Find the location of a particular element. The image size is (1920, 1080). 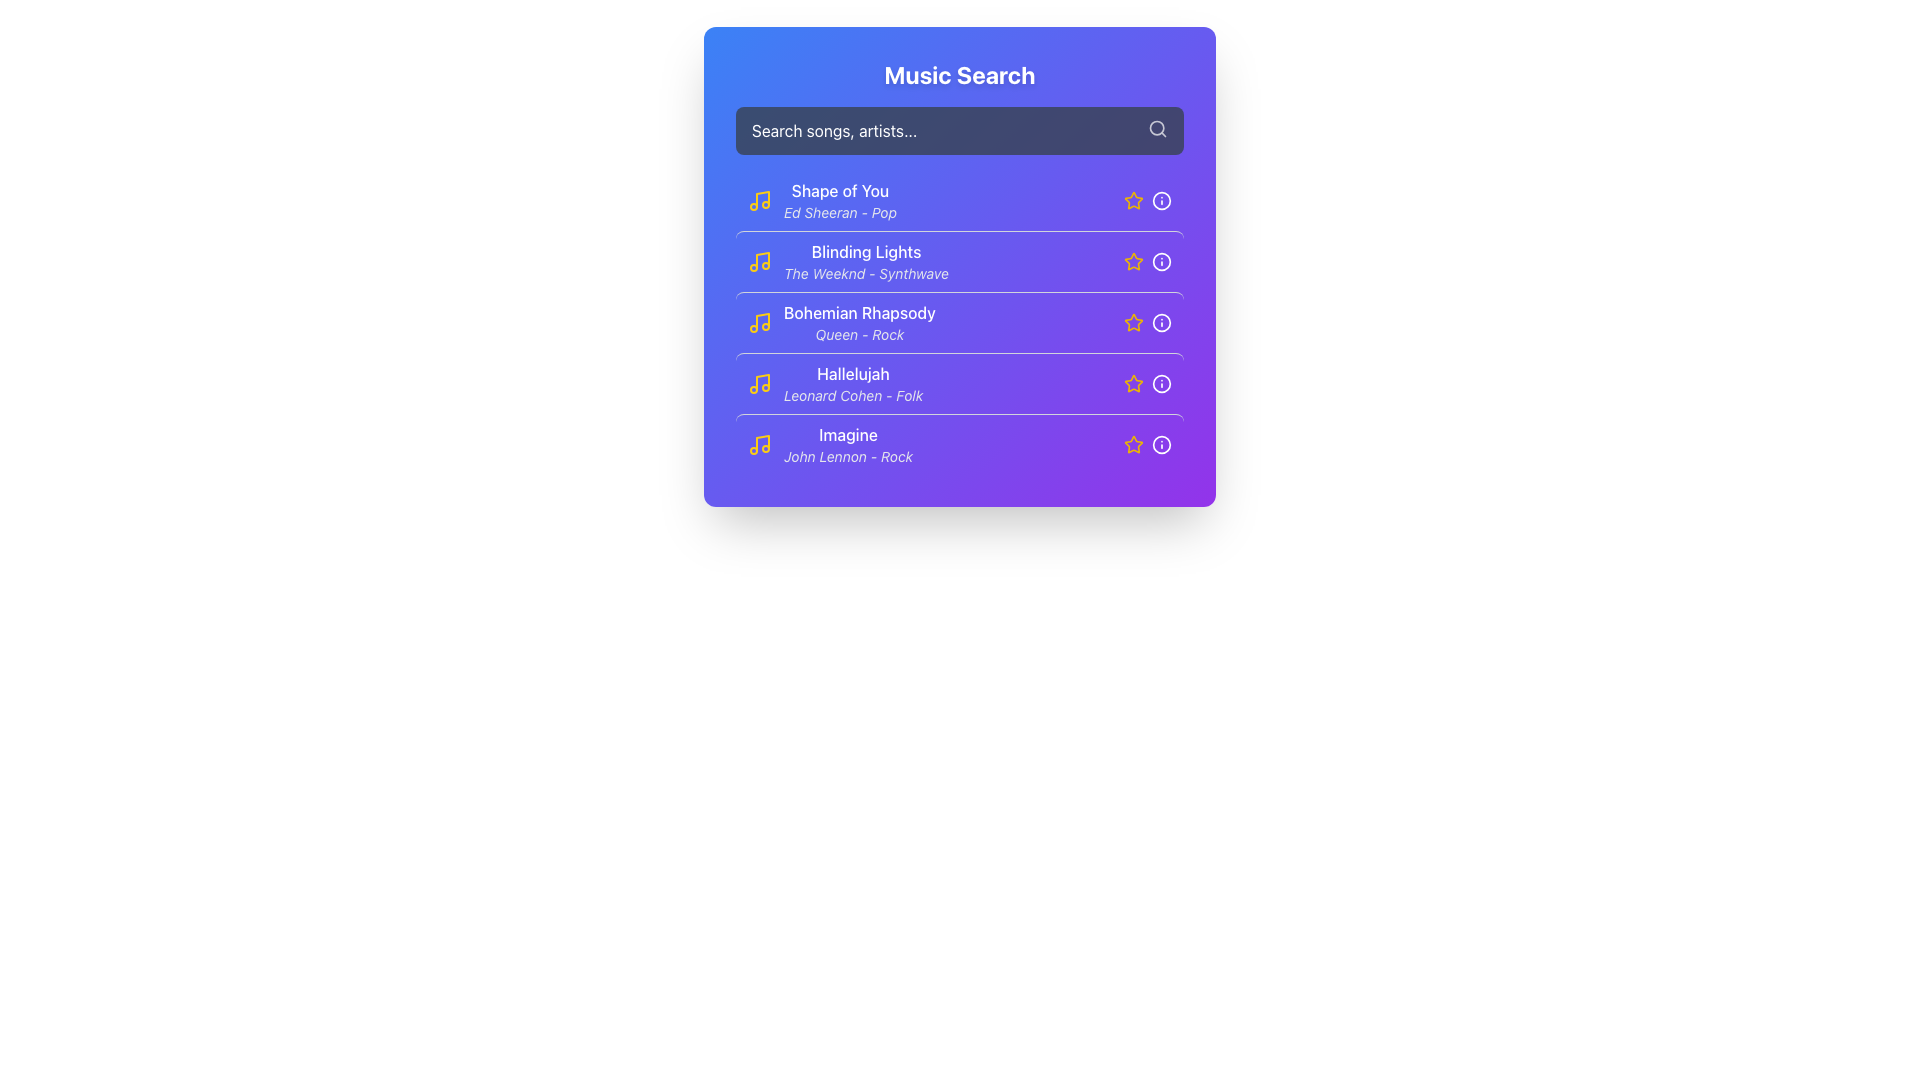

vertical line of the musical note icon styled in yellow, located next to the text 'Bohemian Rhapsody' in the third row of the song list is located at coordinates (762, 319).